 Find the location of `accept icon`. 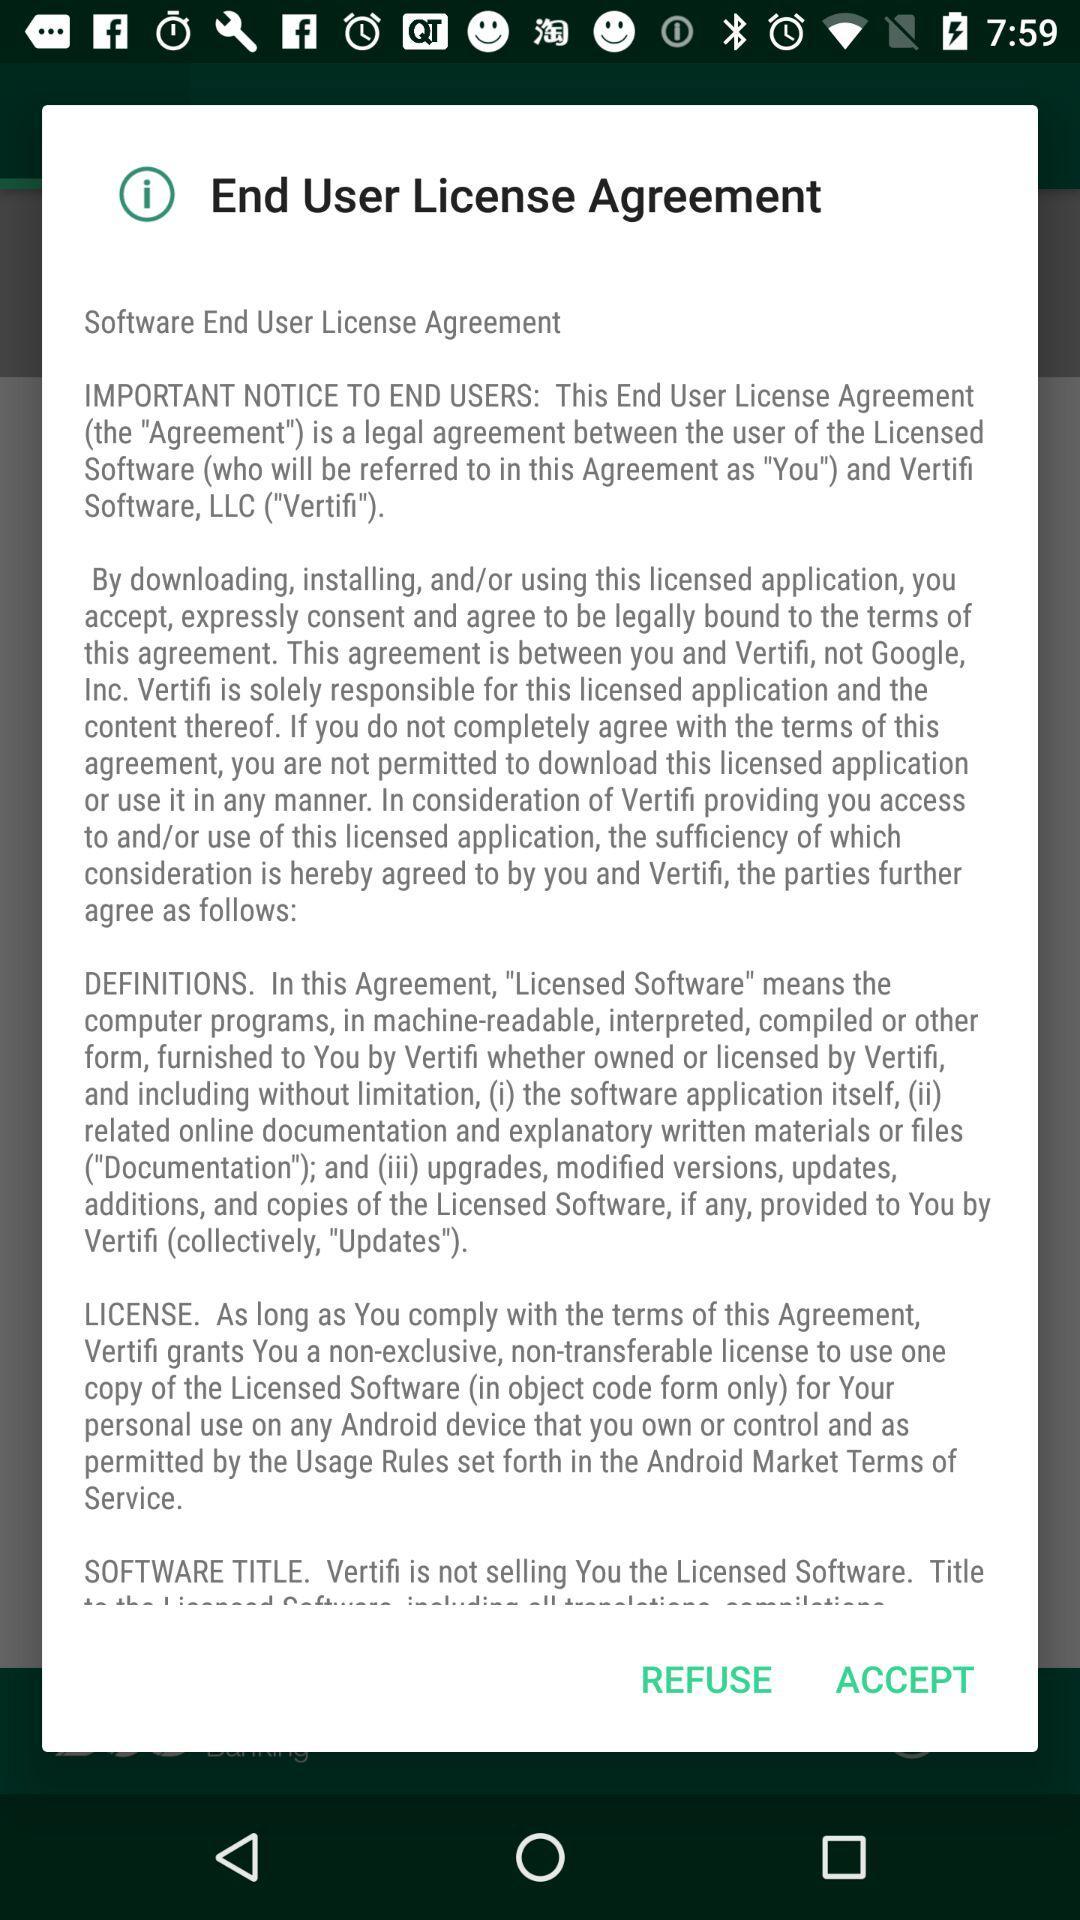

accept icon is located at coordinates (905, 1678).